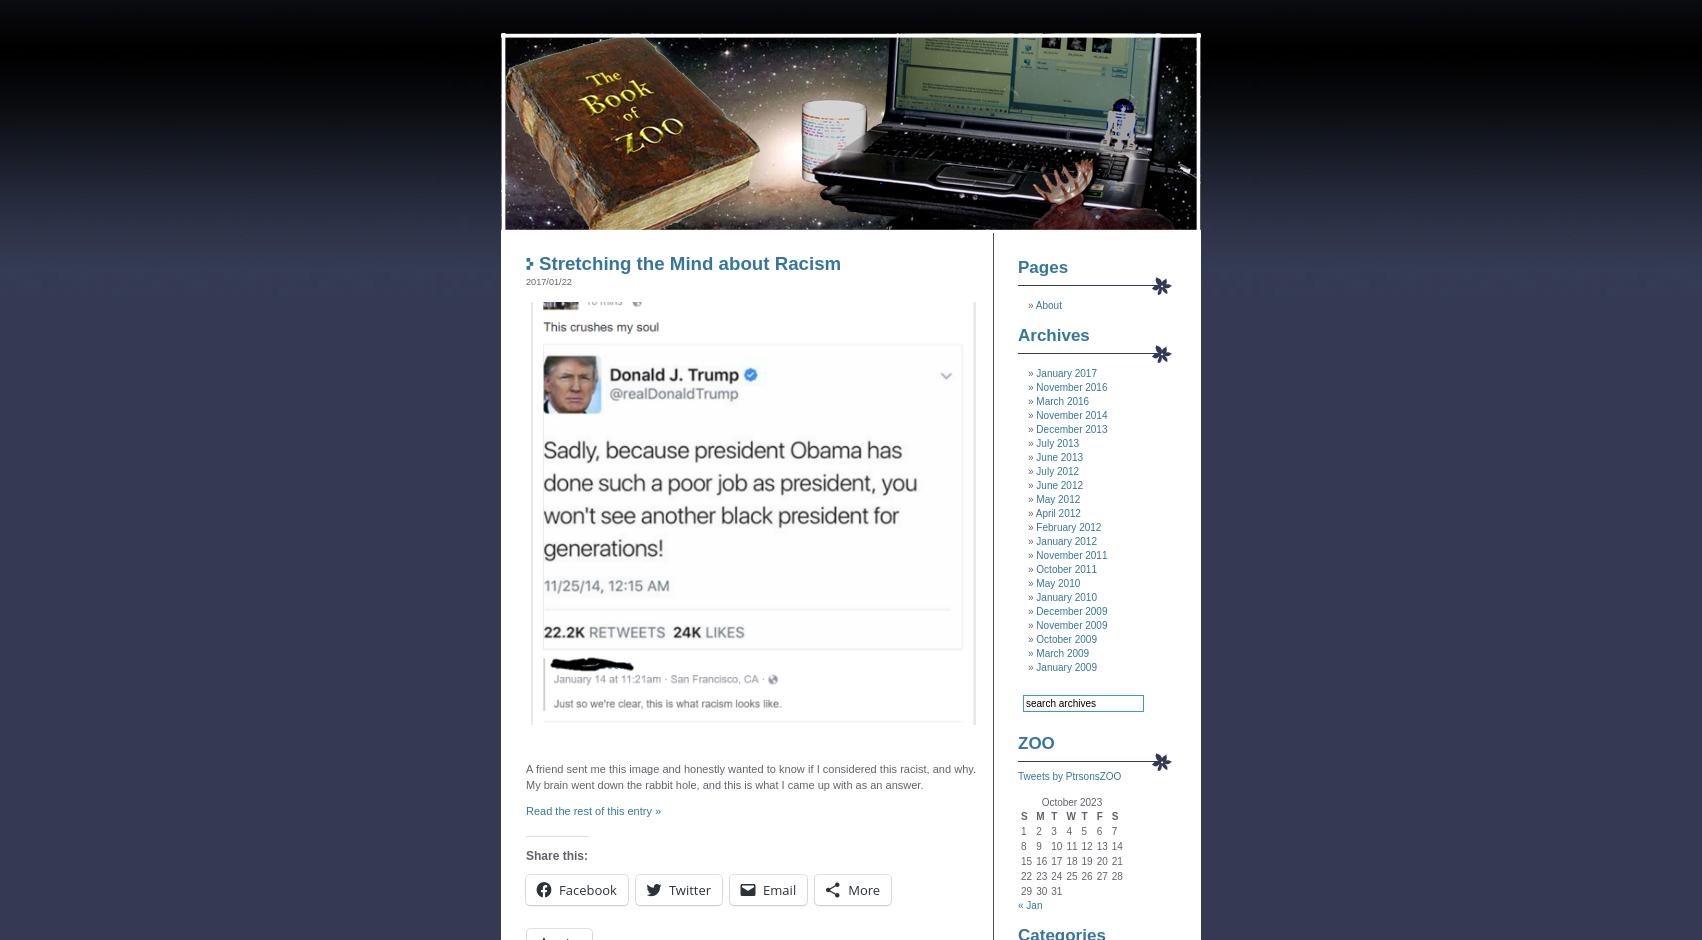 This screenshot has height=940, width=1702. I want to click on '16', so click(1040, 860).